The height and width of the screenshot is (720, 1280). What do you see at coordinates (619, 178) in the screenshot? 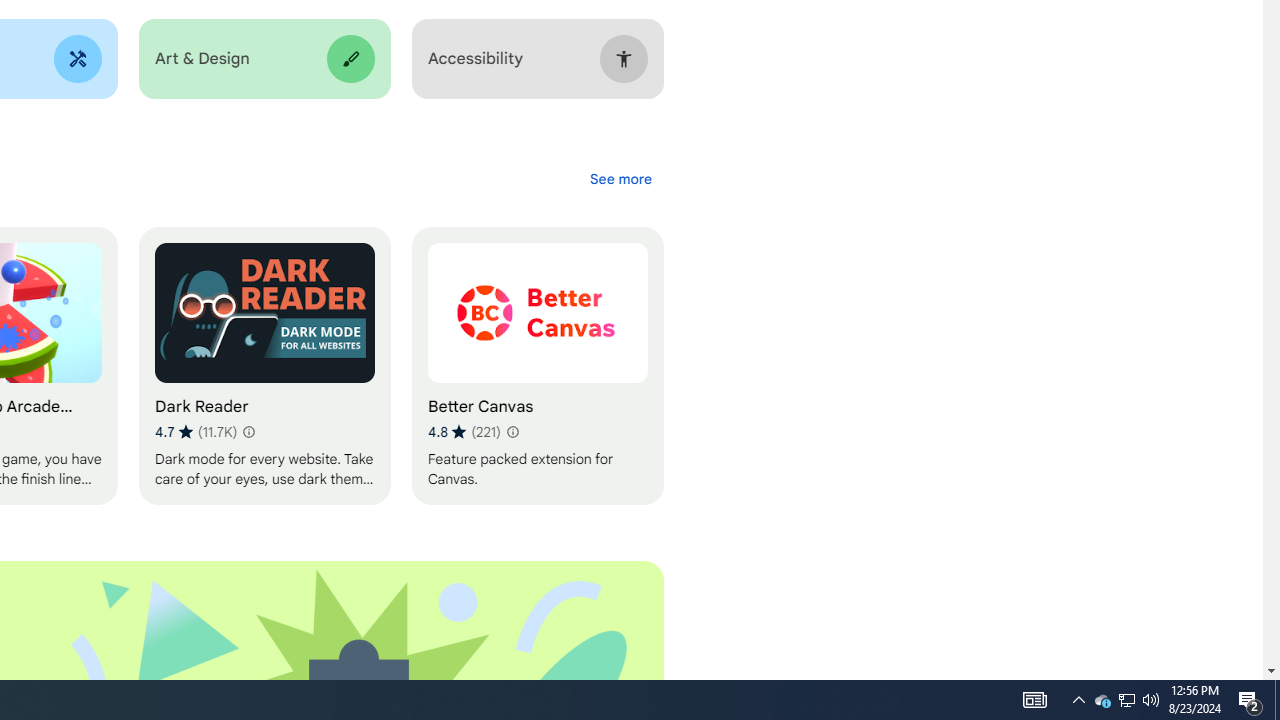
I see `'See more personalized recommendations'` at bounding box center [619, 178].